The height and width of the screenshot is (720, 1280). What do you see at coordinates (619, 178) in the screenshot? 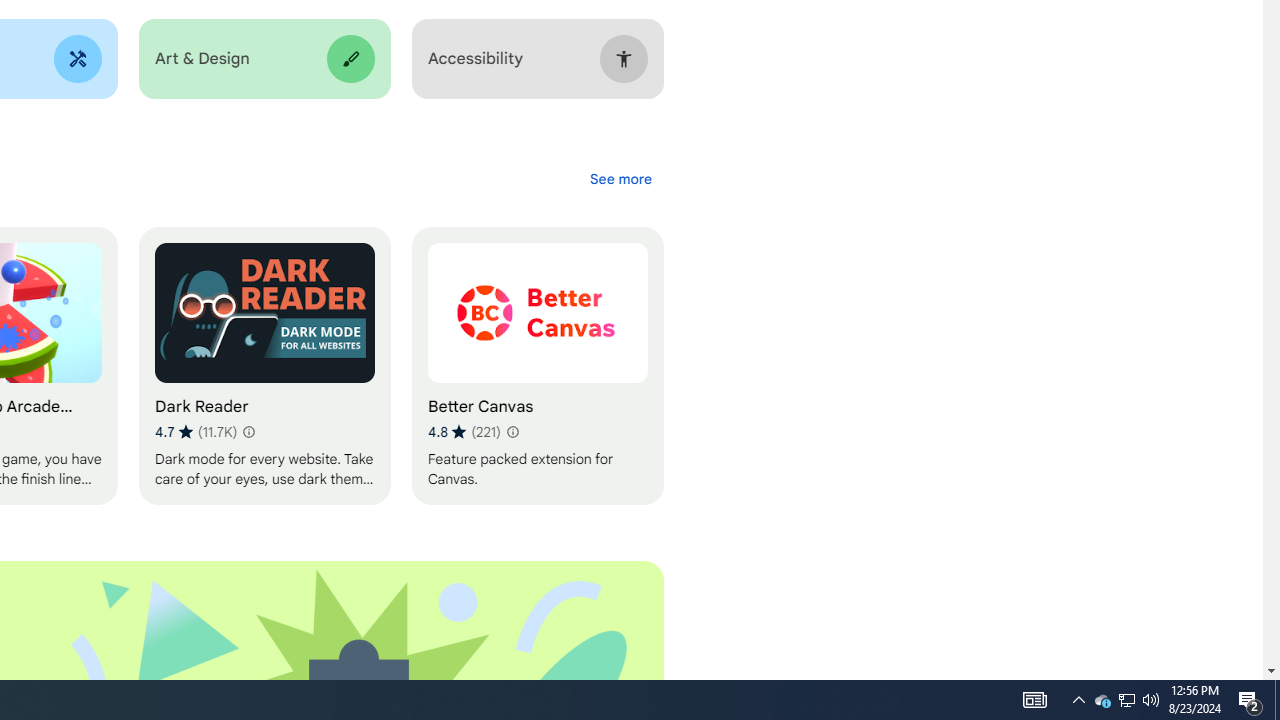
I see `'See more personalized recommendations'` at bounding box center [619, 178].